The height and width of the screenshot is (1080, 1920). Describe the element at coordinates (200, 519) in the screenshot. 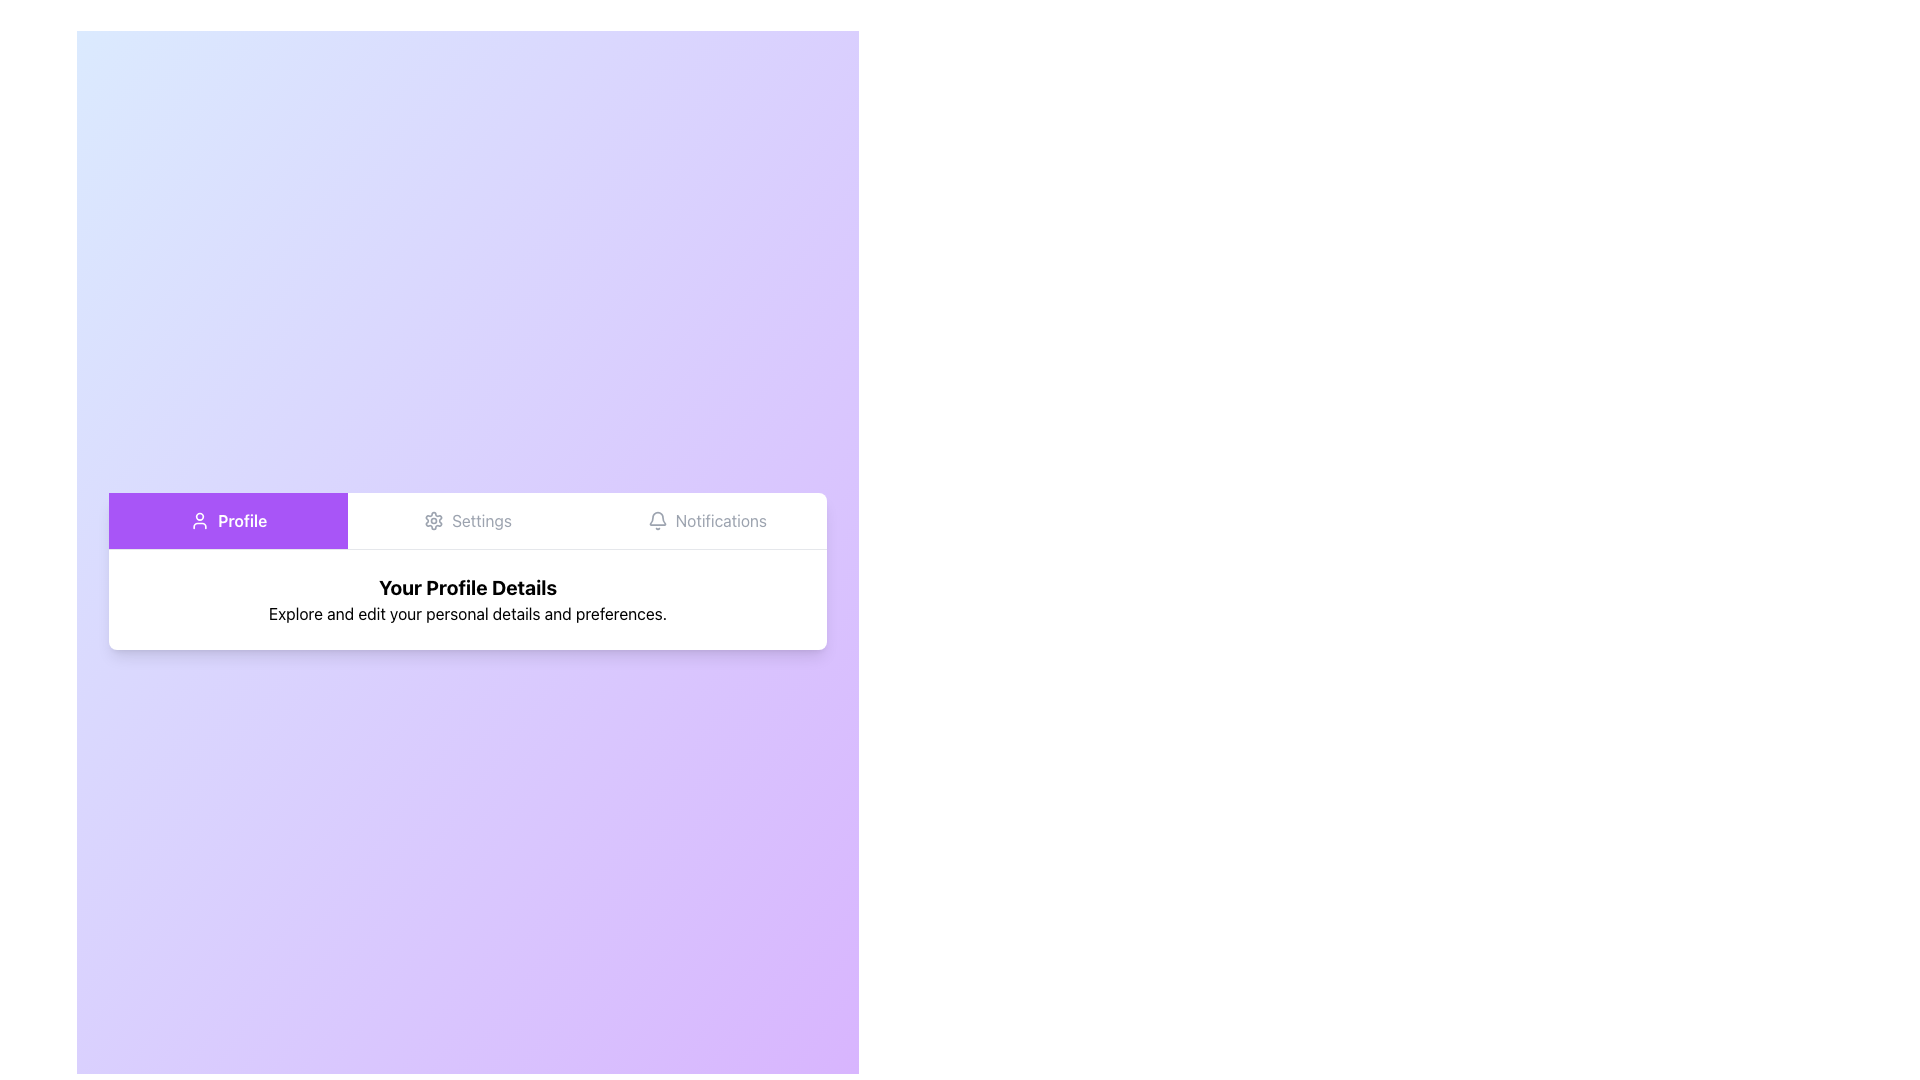

I see `the 'Profile' icon located in the upper navigation tab, positioned to the left of the text label 'Profile'` at that location.